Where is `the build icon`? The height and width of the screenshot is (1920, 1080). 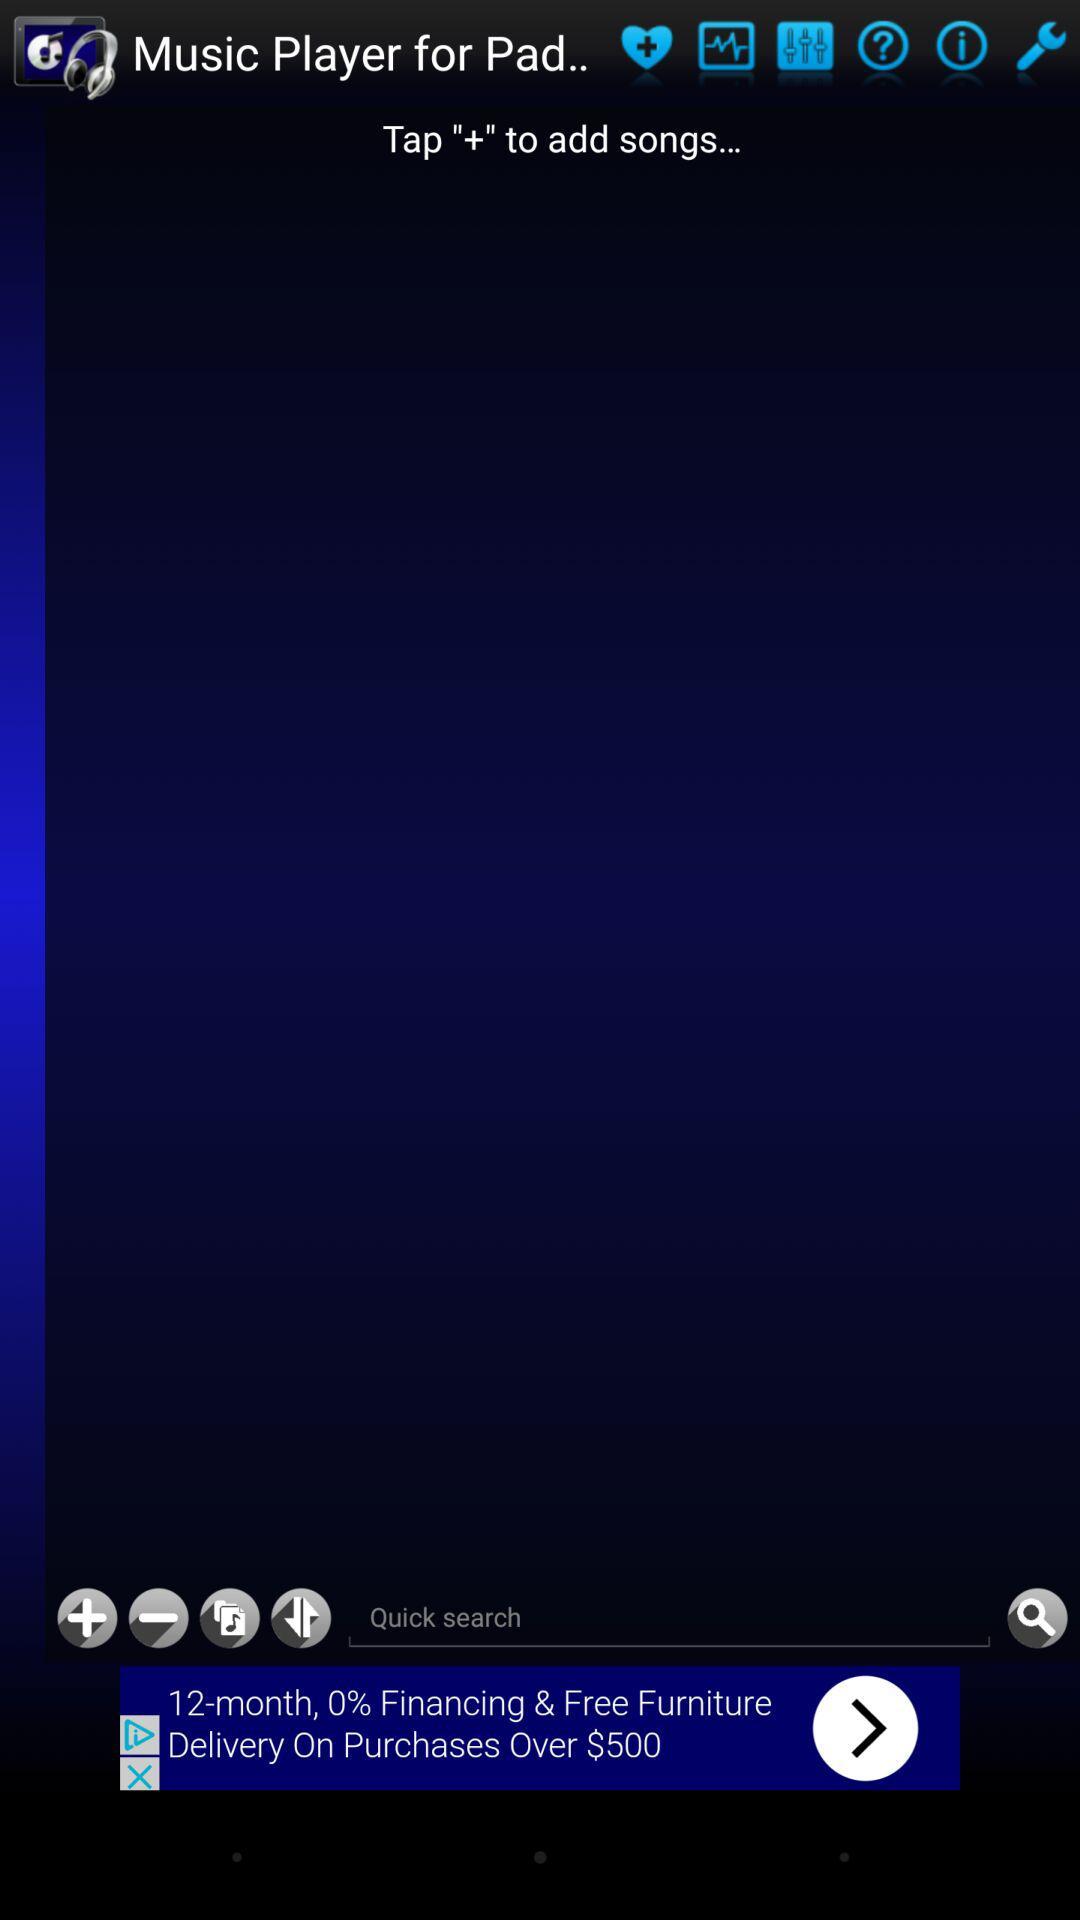
the build icon is located at coordinates (1039, 55).